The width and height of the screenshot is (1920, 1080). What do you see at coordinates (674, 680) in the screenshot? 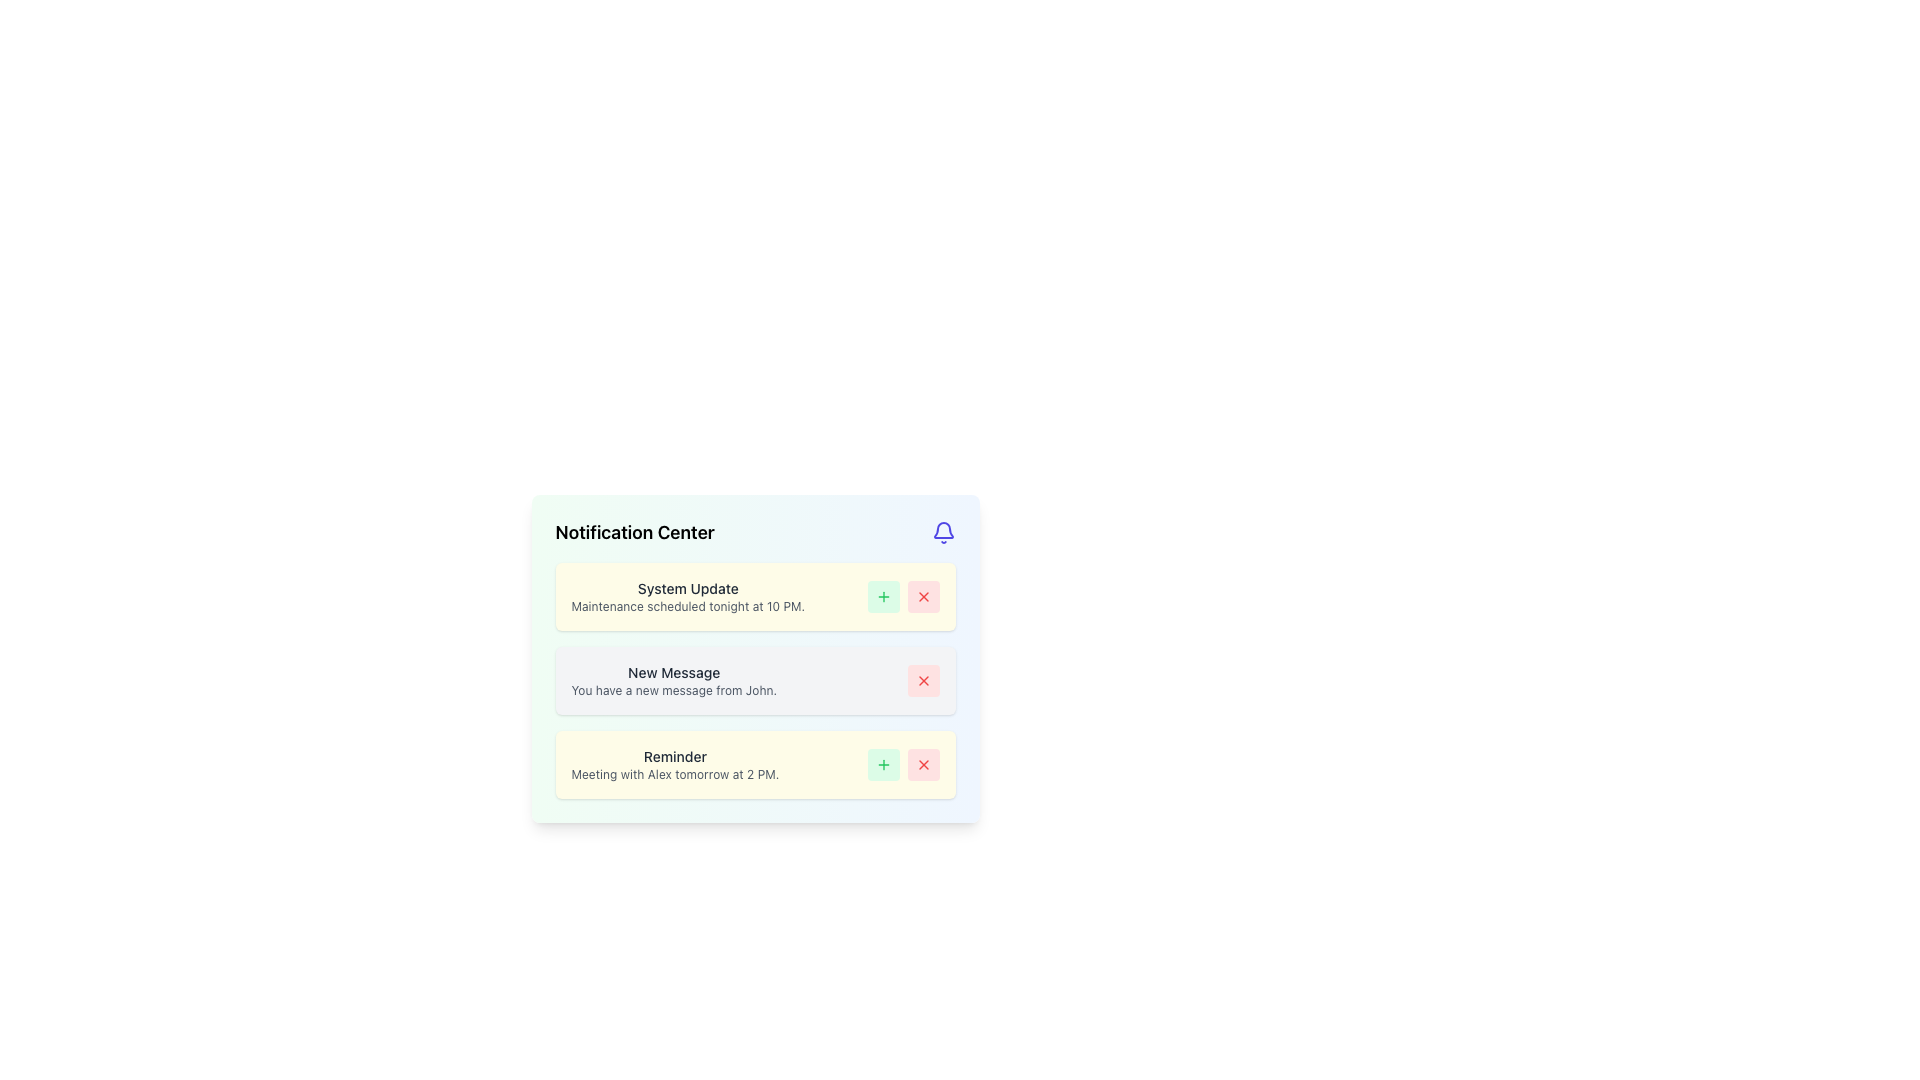
I see `contents of the second notification card in the main notification list, which notifies the user of a new message from John` at bounding box center [674, 680].